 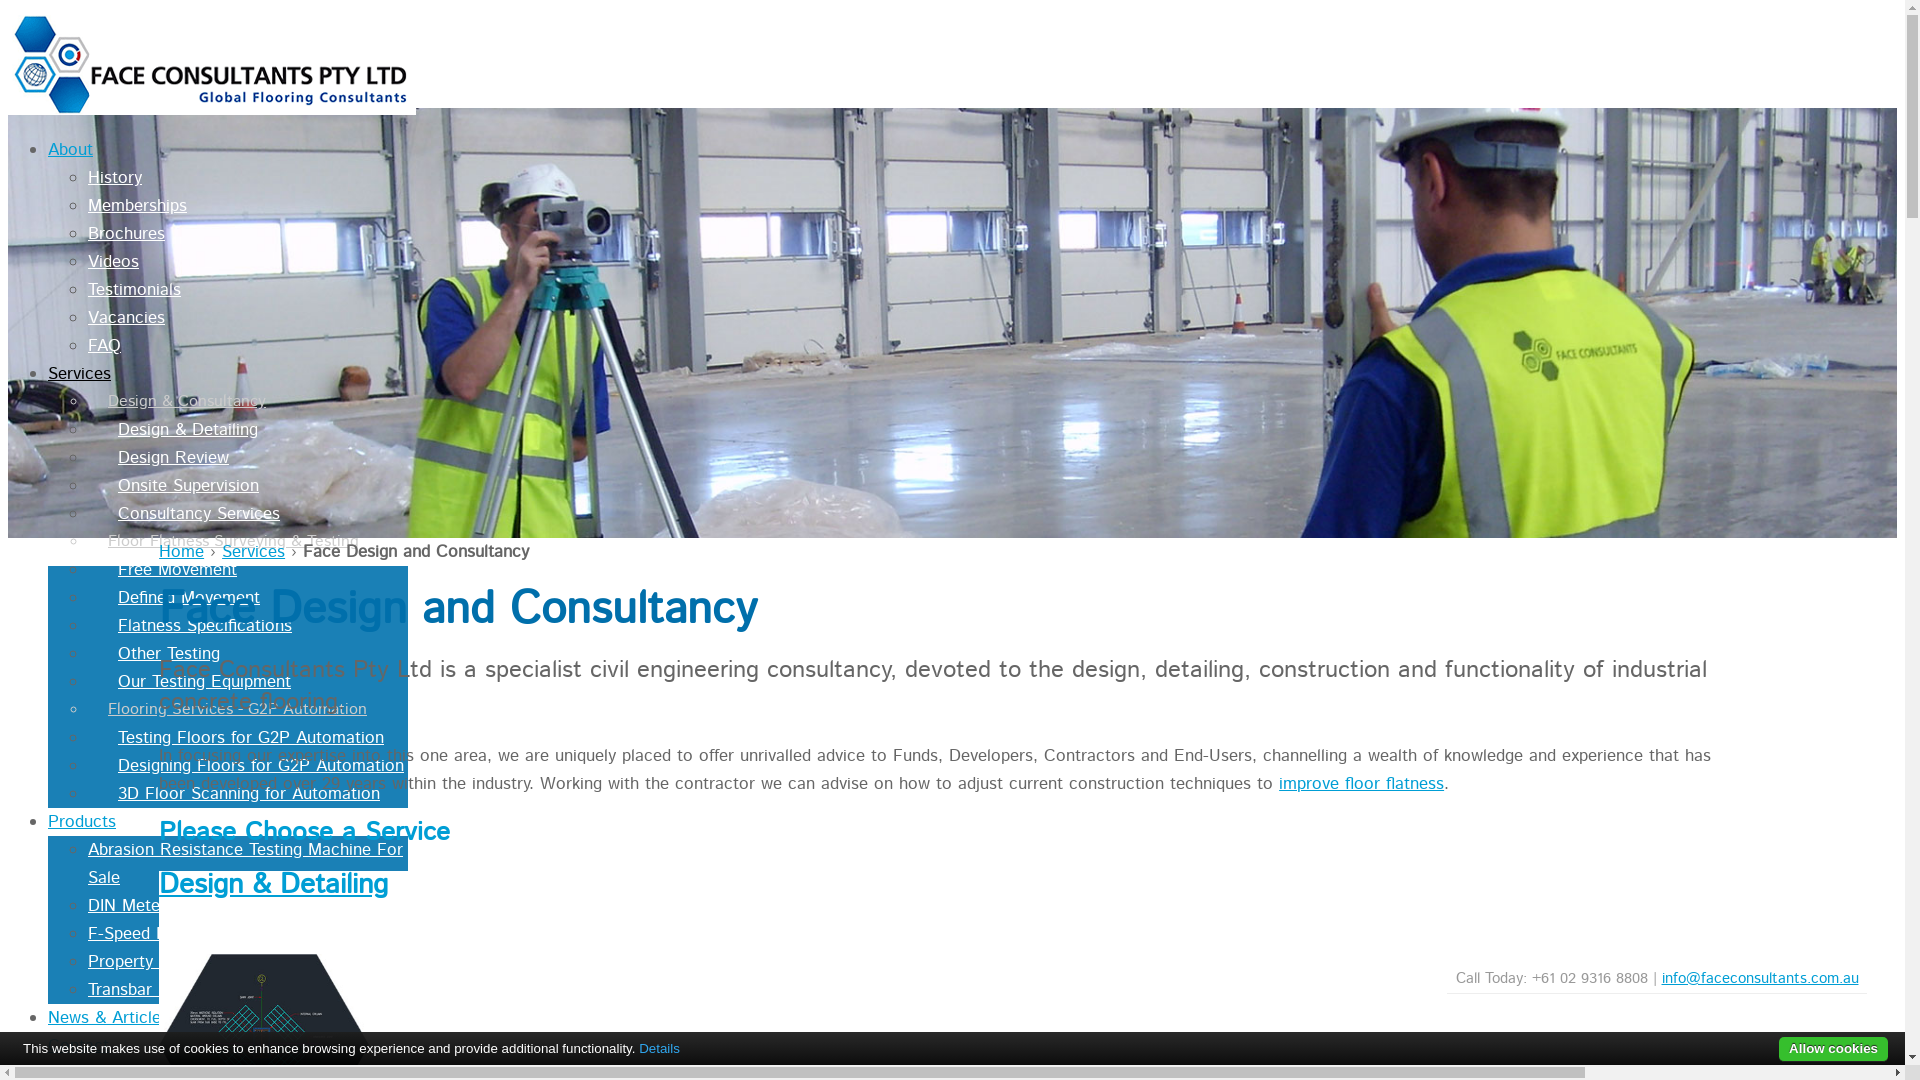 I want to click on 'Videos', so click(x=112, y=261).